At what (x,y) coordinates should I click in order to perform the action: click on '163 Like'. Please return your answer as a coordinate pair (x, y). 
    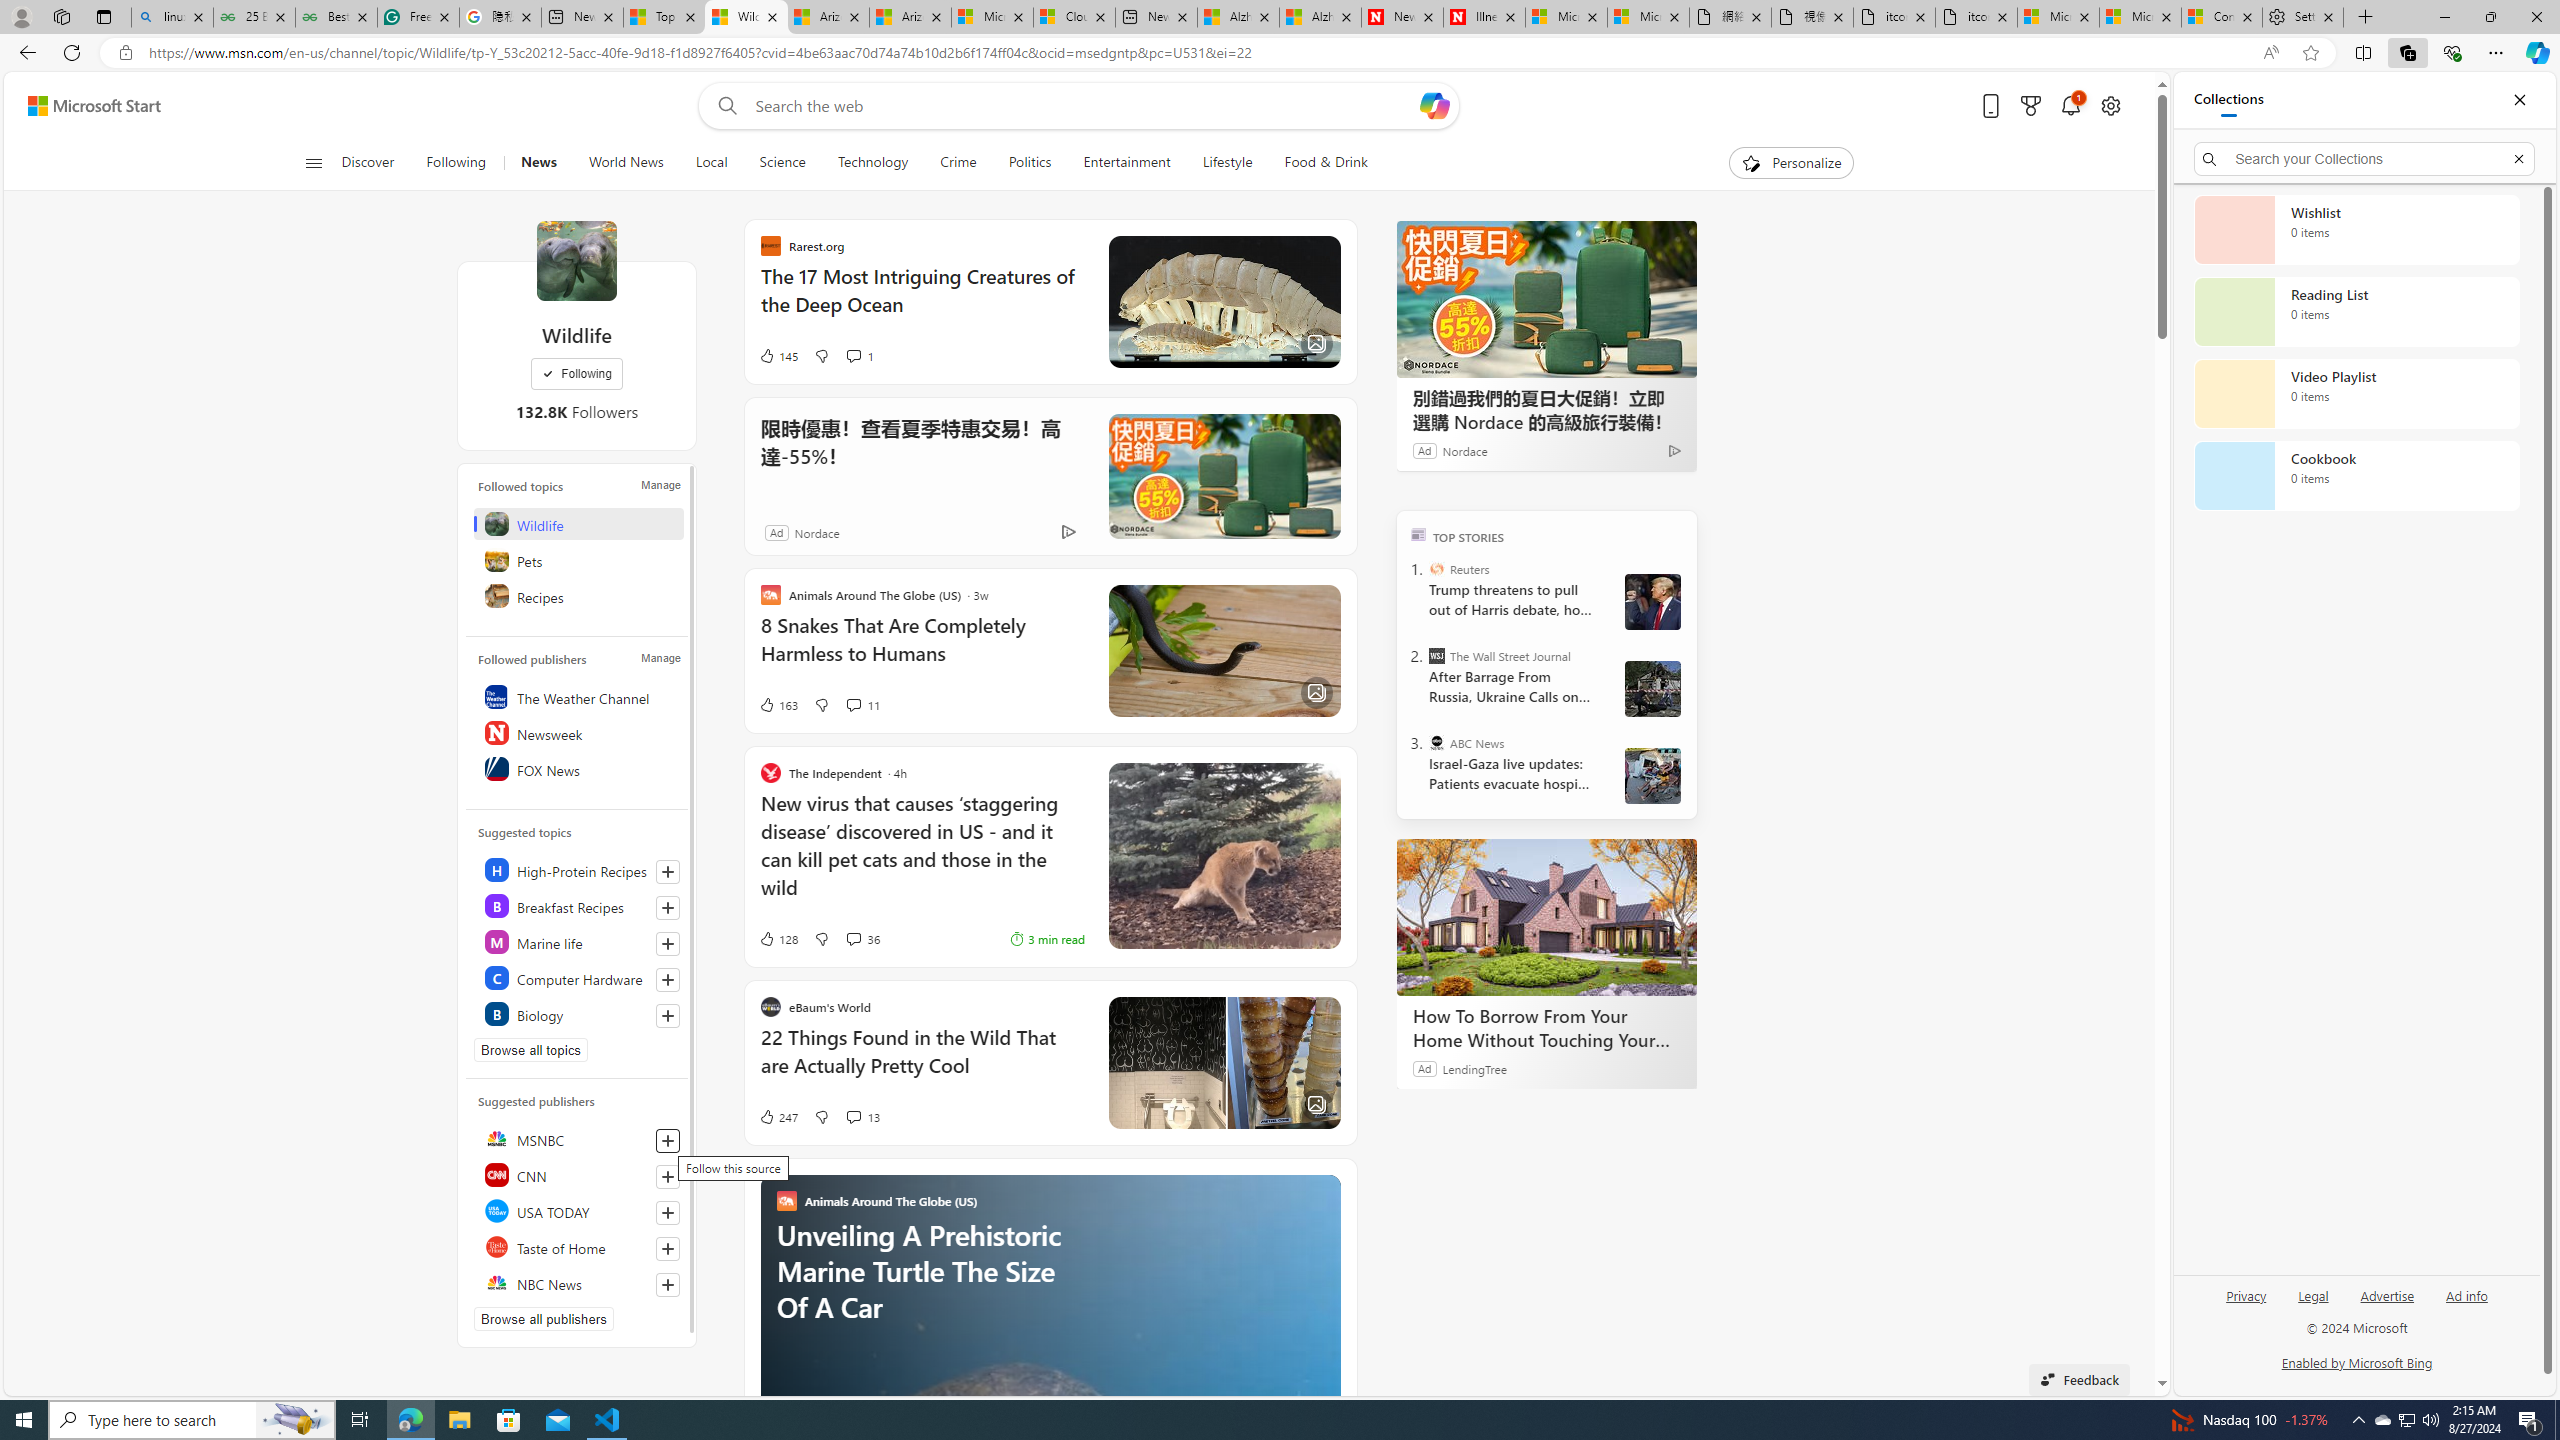
    Looking at the image, I should click on (778, 704).